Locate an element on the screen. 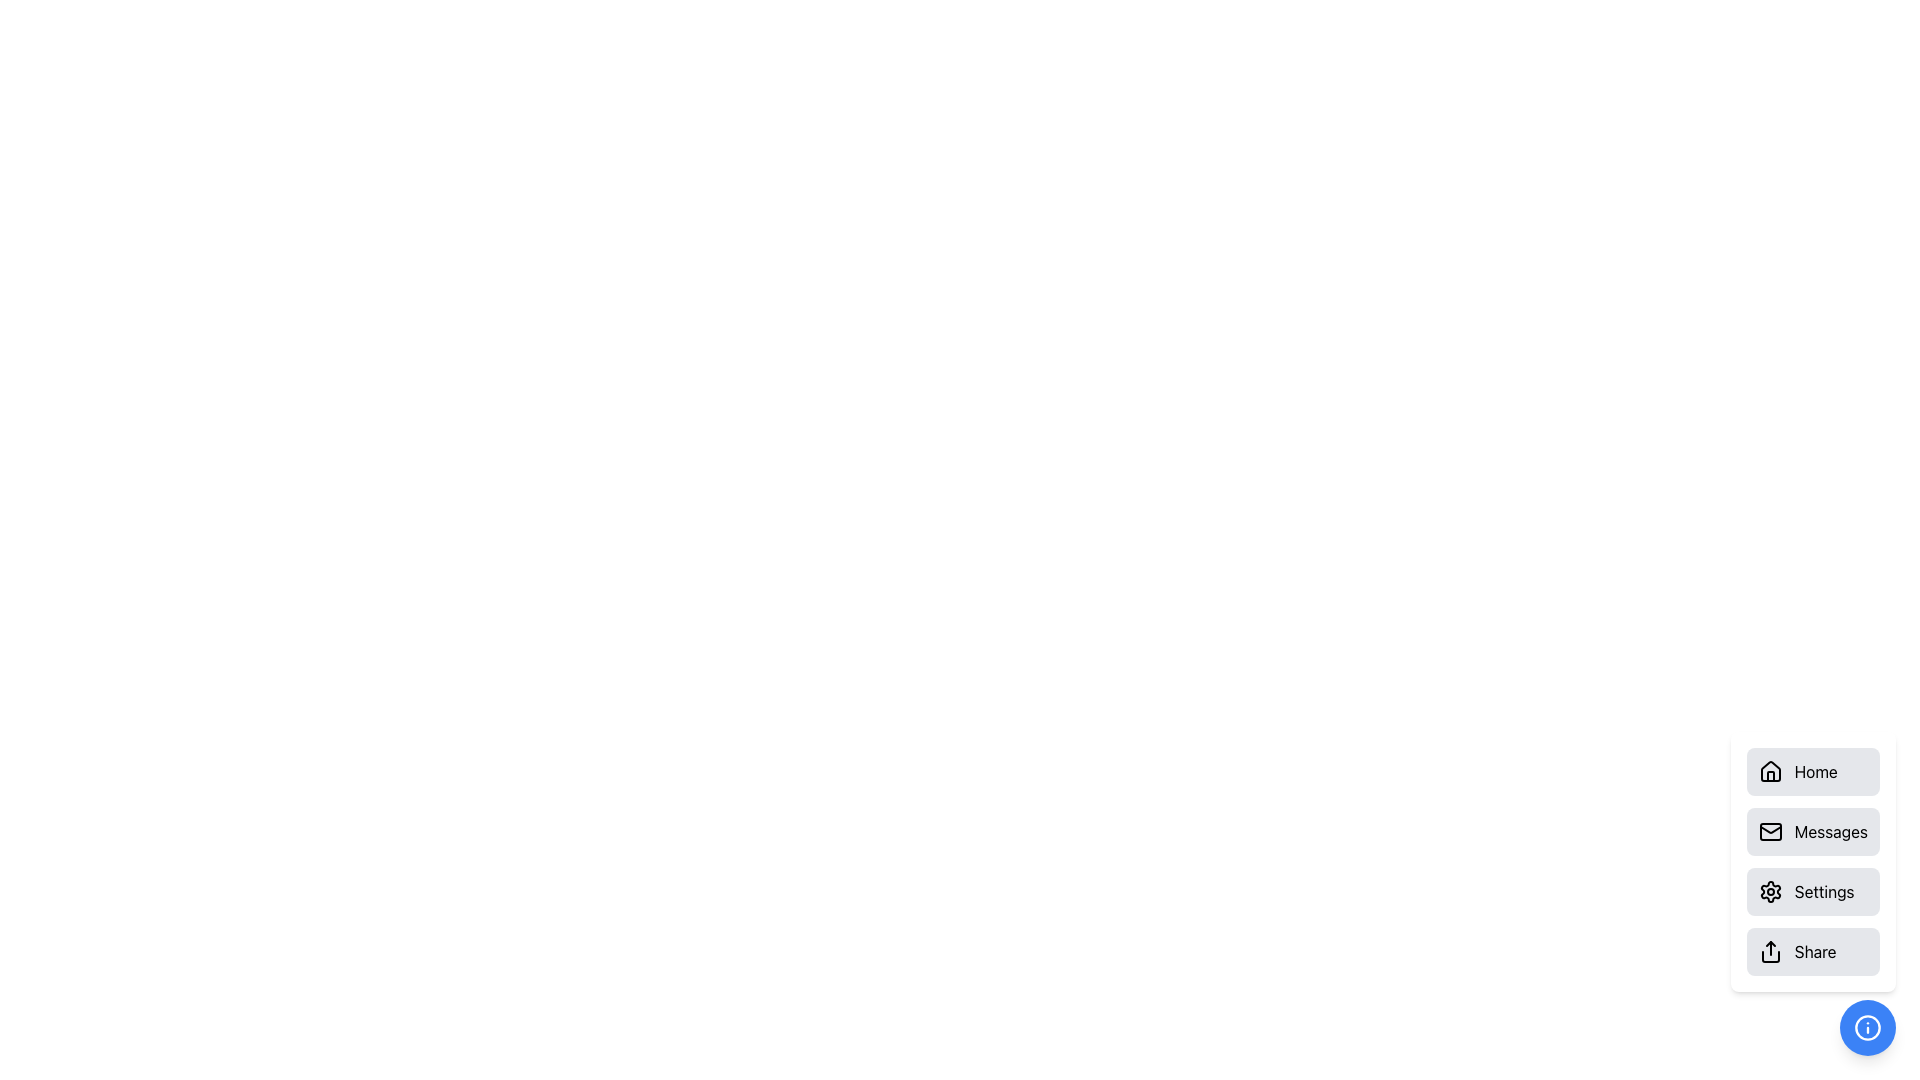 The height and width of the screenshot is (1080, 1920). the fourth button in the vertical stack located at the bottom-right corner of the interface is located at coordinates (1813, 951).